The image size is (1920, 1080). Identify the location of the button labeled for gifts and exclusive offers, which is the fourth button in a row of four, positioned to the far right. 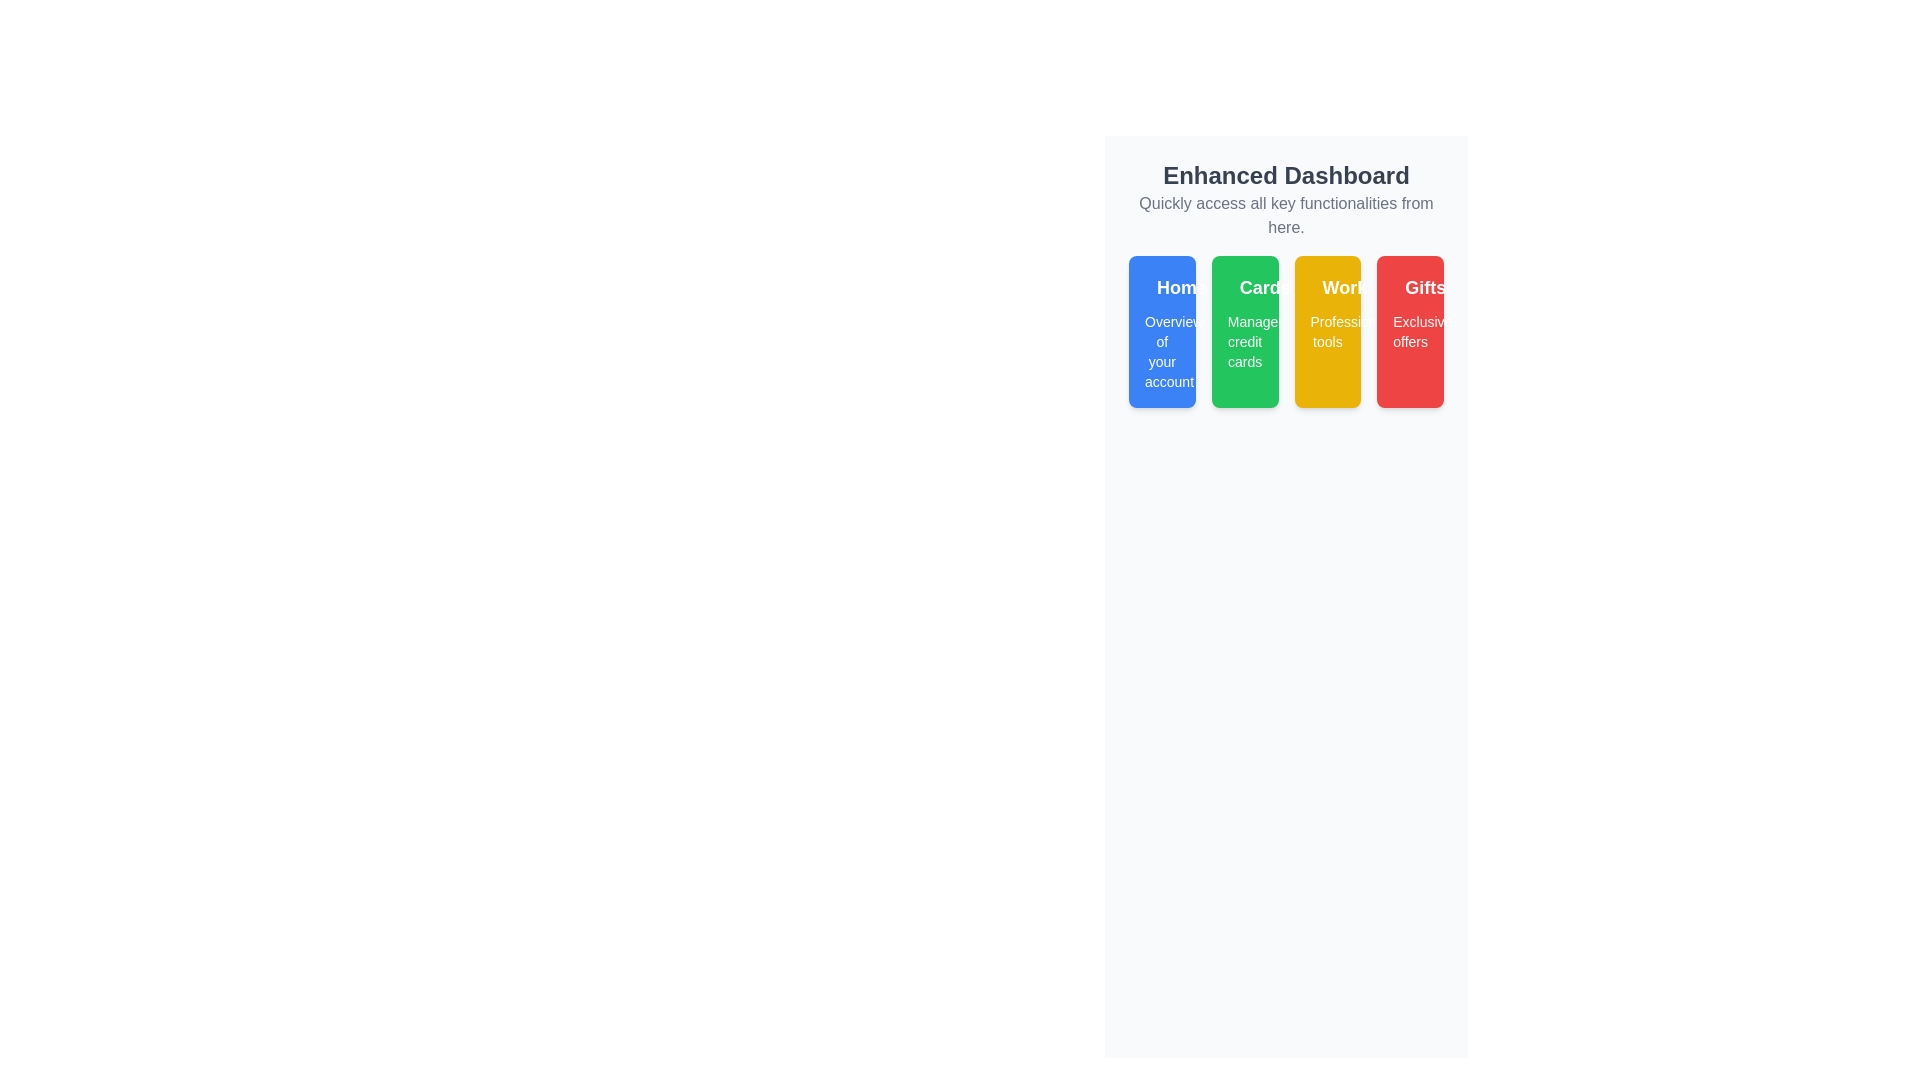
(1409, 330).